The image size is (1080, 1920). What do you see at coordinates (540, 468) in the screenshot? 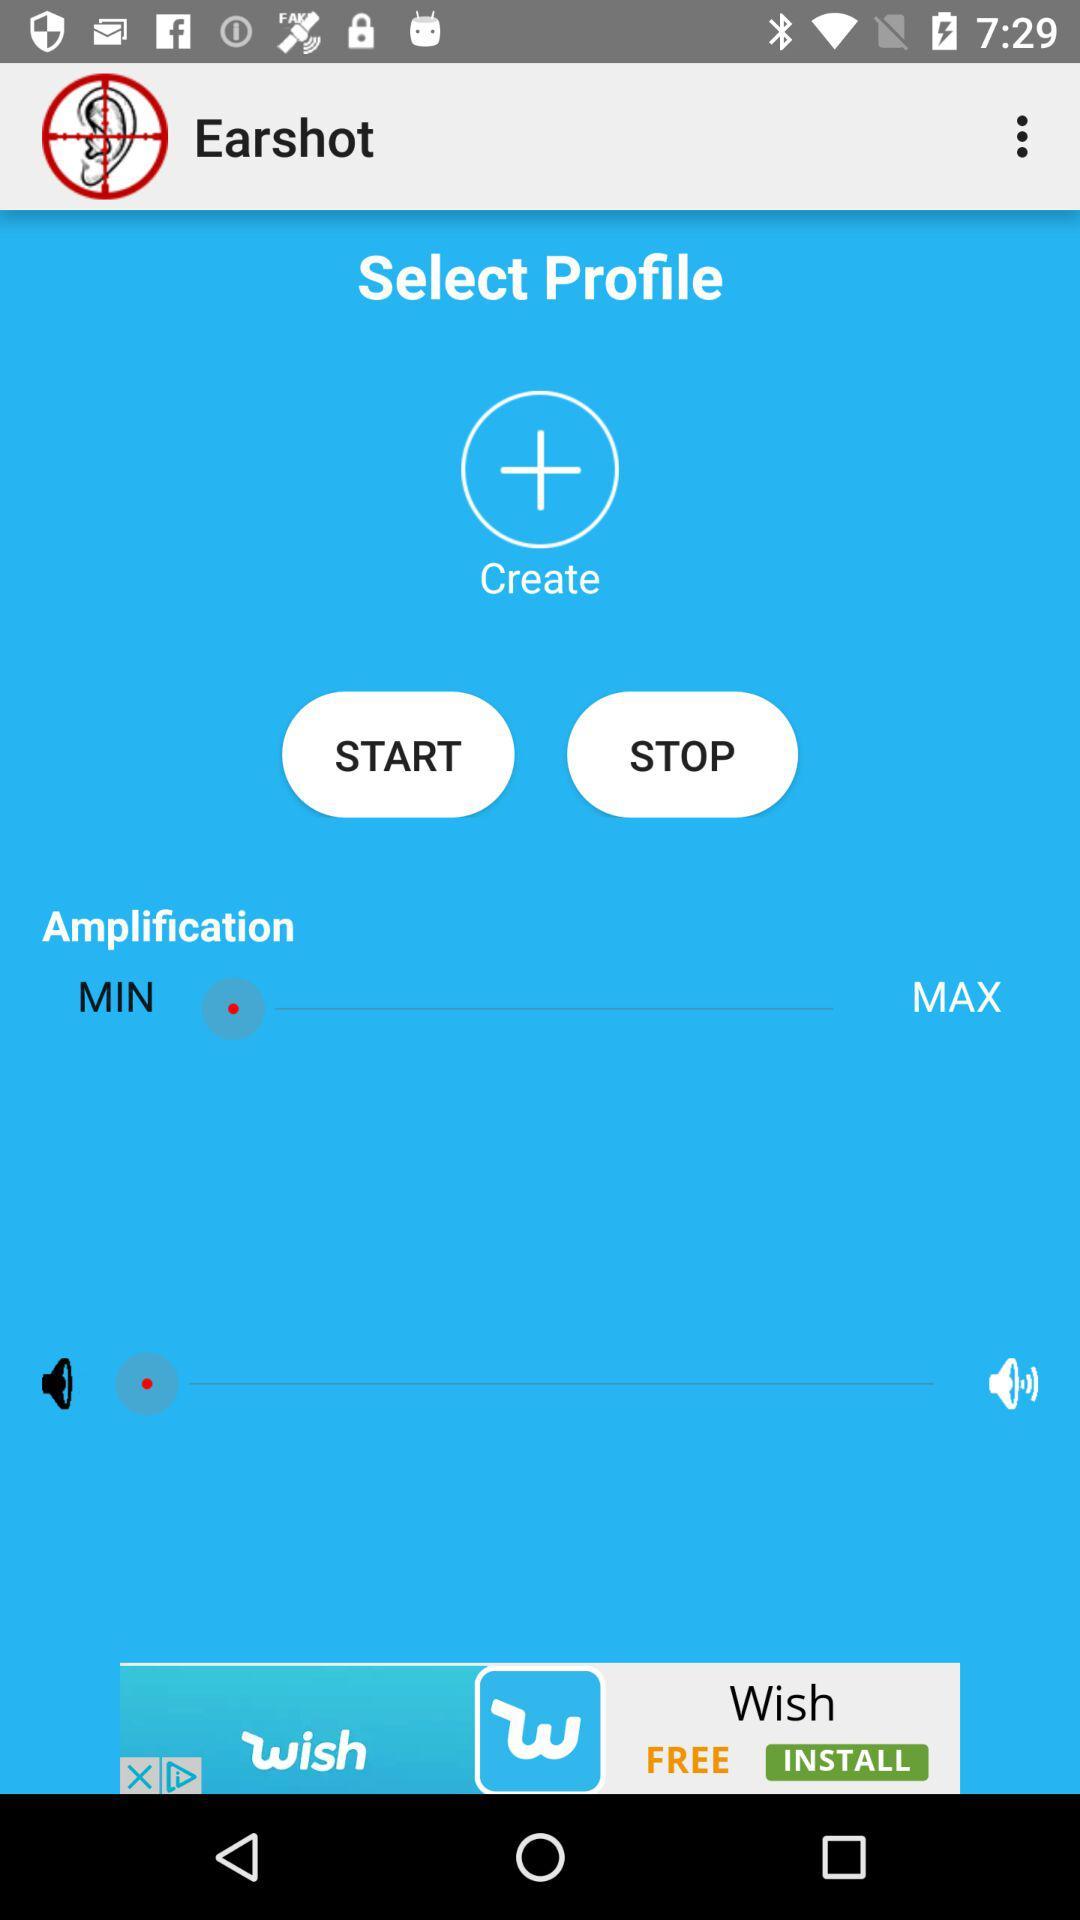
I see `the add icon` at bounding box center [540, 468].